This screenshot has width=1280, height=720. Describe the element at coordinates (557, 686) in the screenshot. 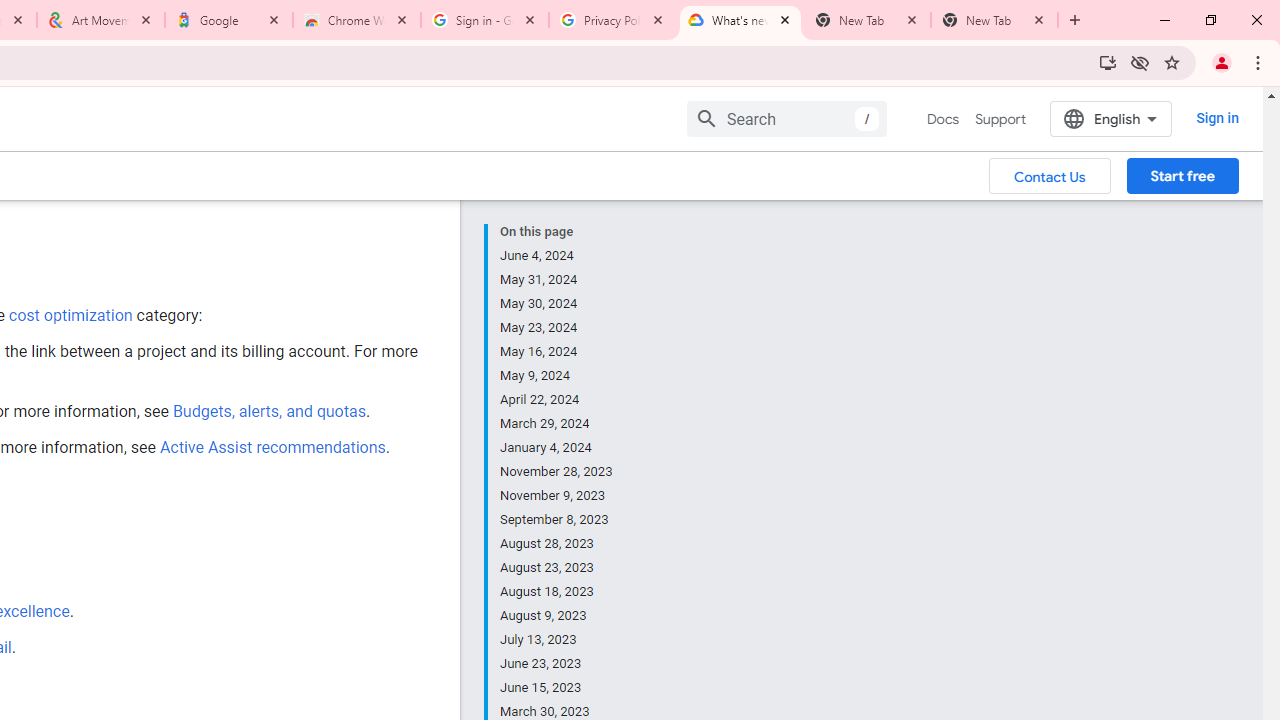

I see `'June 15, 2023'` at that location.